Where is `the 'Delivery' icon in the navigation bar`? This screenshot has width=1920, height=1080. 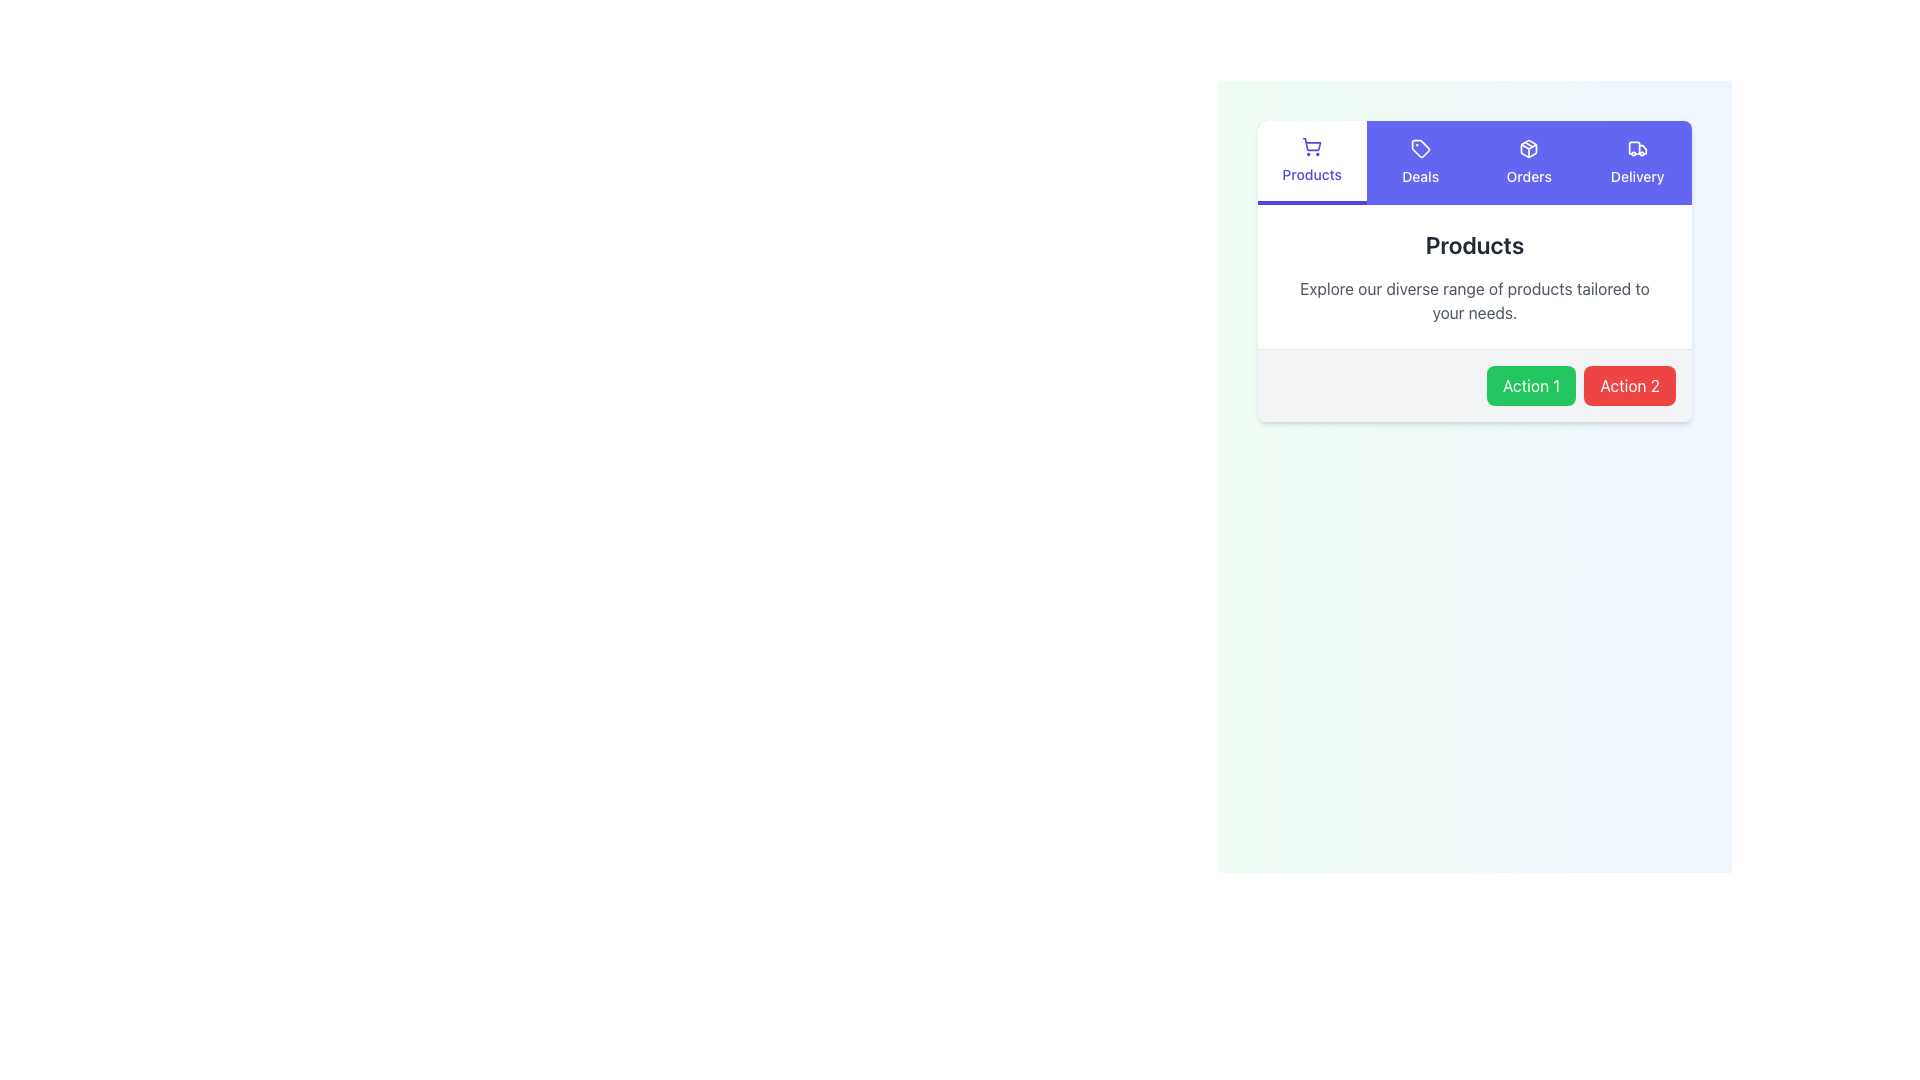 the 'Delivery' icon in the navigation bar is located at coordinates (1637, 148).